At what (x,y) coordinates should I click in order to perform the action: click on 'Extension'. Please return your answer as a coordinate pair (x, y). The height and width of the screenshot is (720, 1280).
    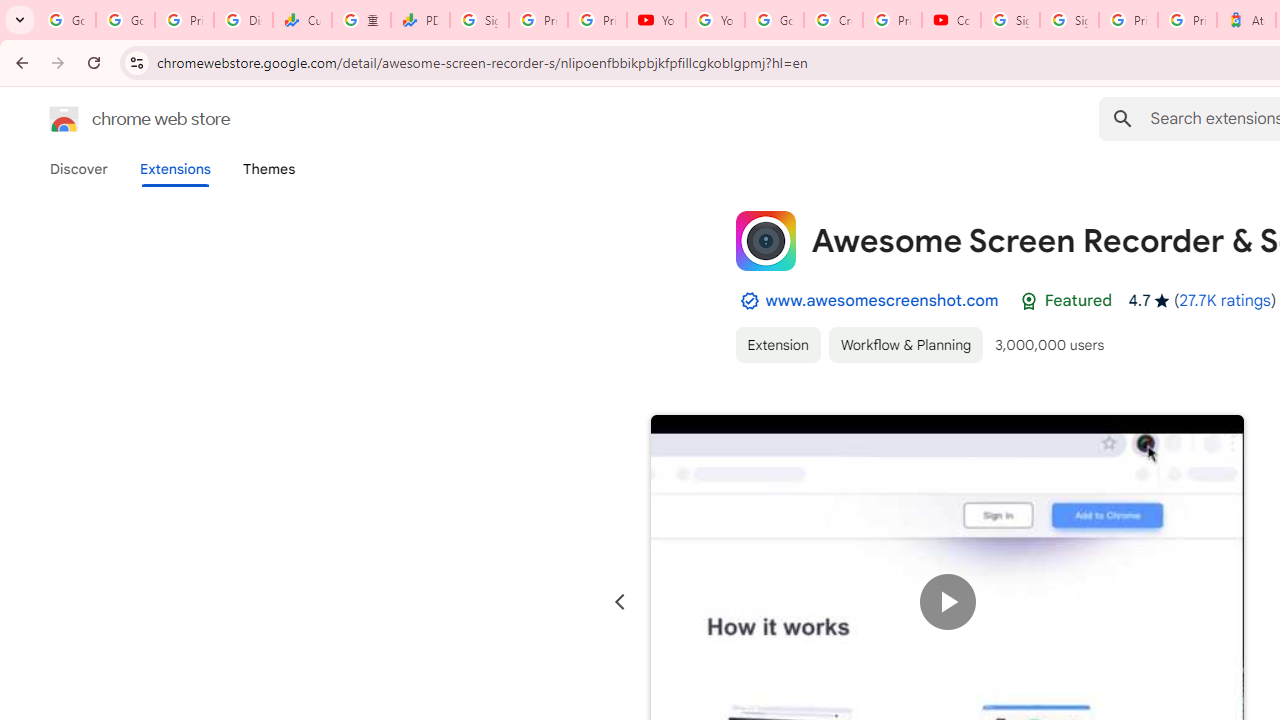
    Looking at the image, I should click on (776, 343).